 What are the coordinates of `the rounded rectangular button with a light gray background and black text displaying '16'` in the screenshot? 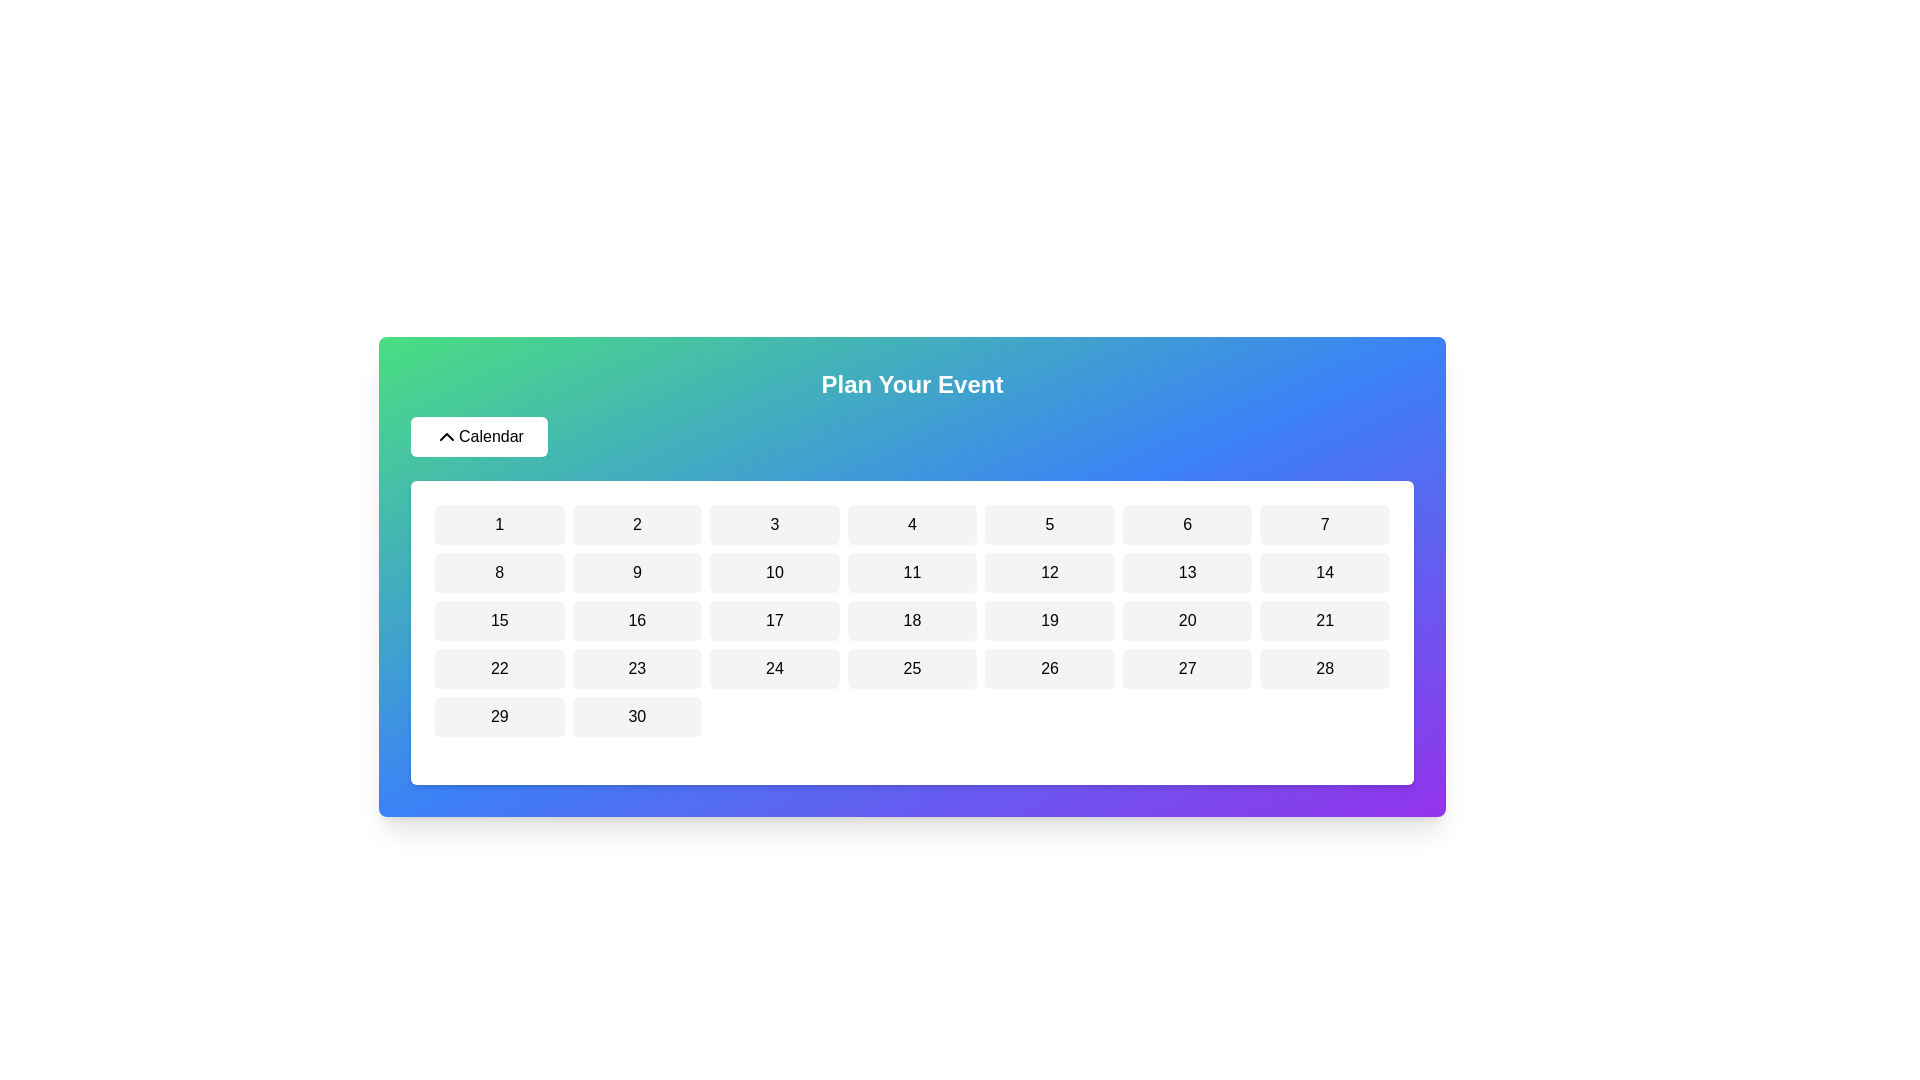 It's located at (636, 620).